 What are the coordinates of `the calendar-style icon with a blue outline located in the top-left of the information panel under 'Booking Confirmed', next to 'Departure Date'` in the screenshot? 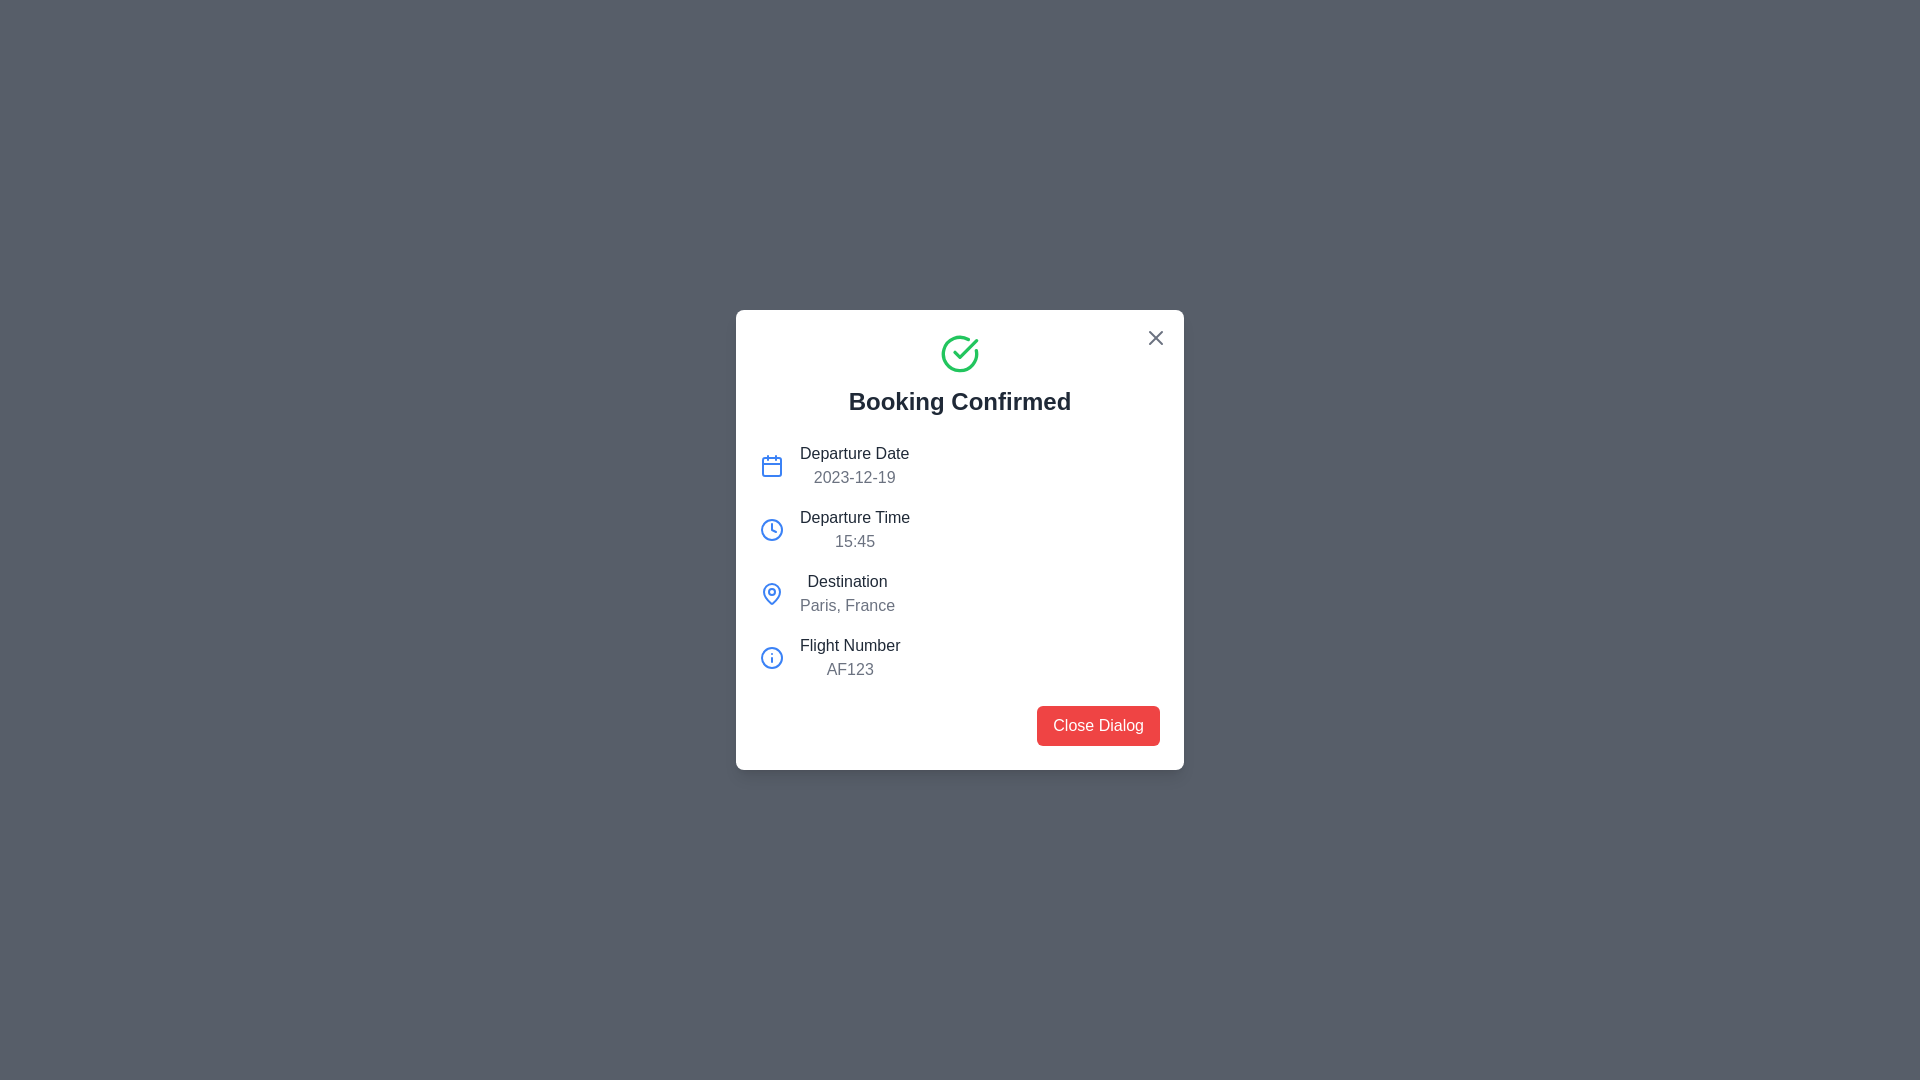 It's located at (771, 466).